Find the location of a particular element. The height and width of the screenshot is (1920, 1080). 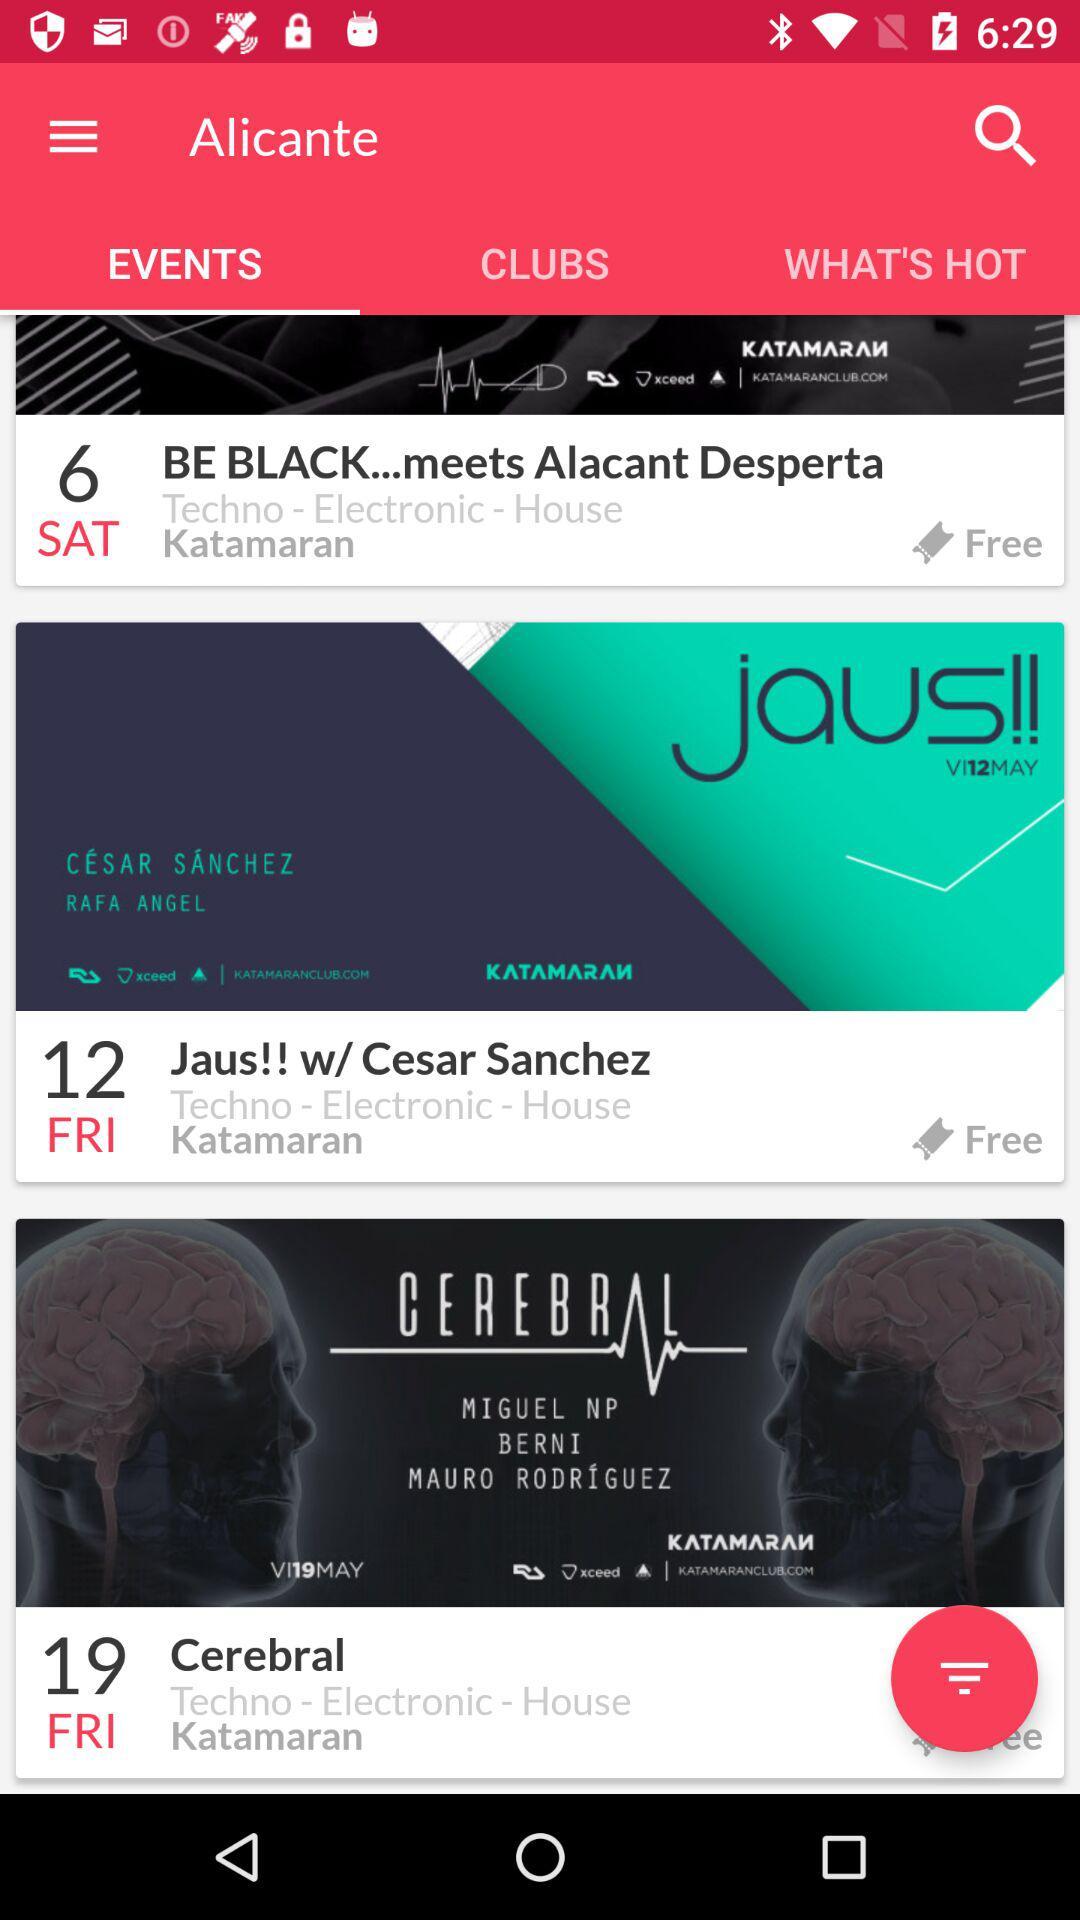

the icon next to the techno - electronic - house icon is located at coordinates (77, 540).